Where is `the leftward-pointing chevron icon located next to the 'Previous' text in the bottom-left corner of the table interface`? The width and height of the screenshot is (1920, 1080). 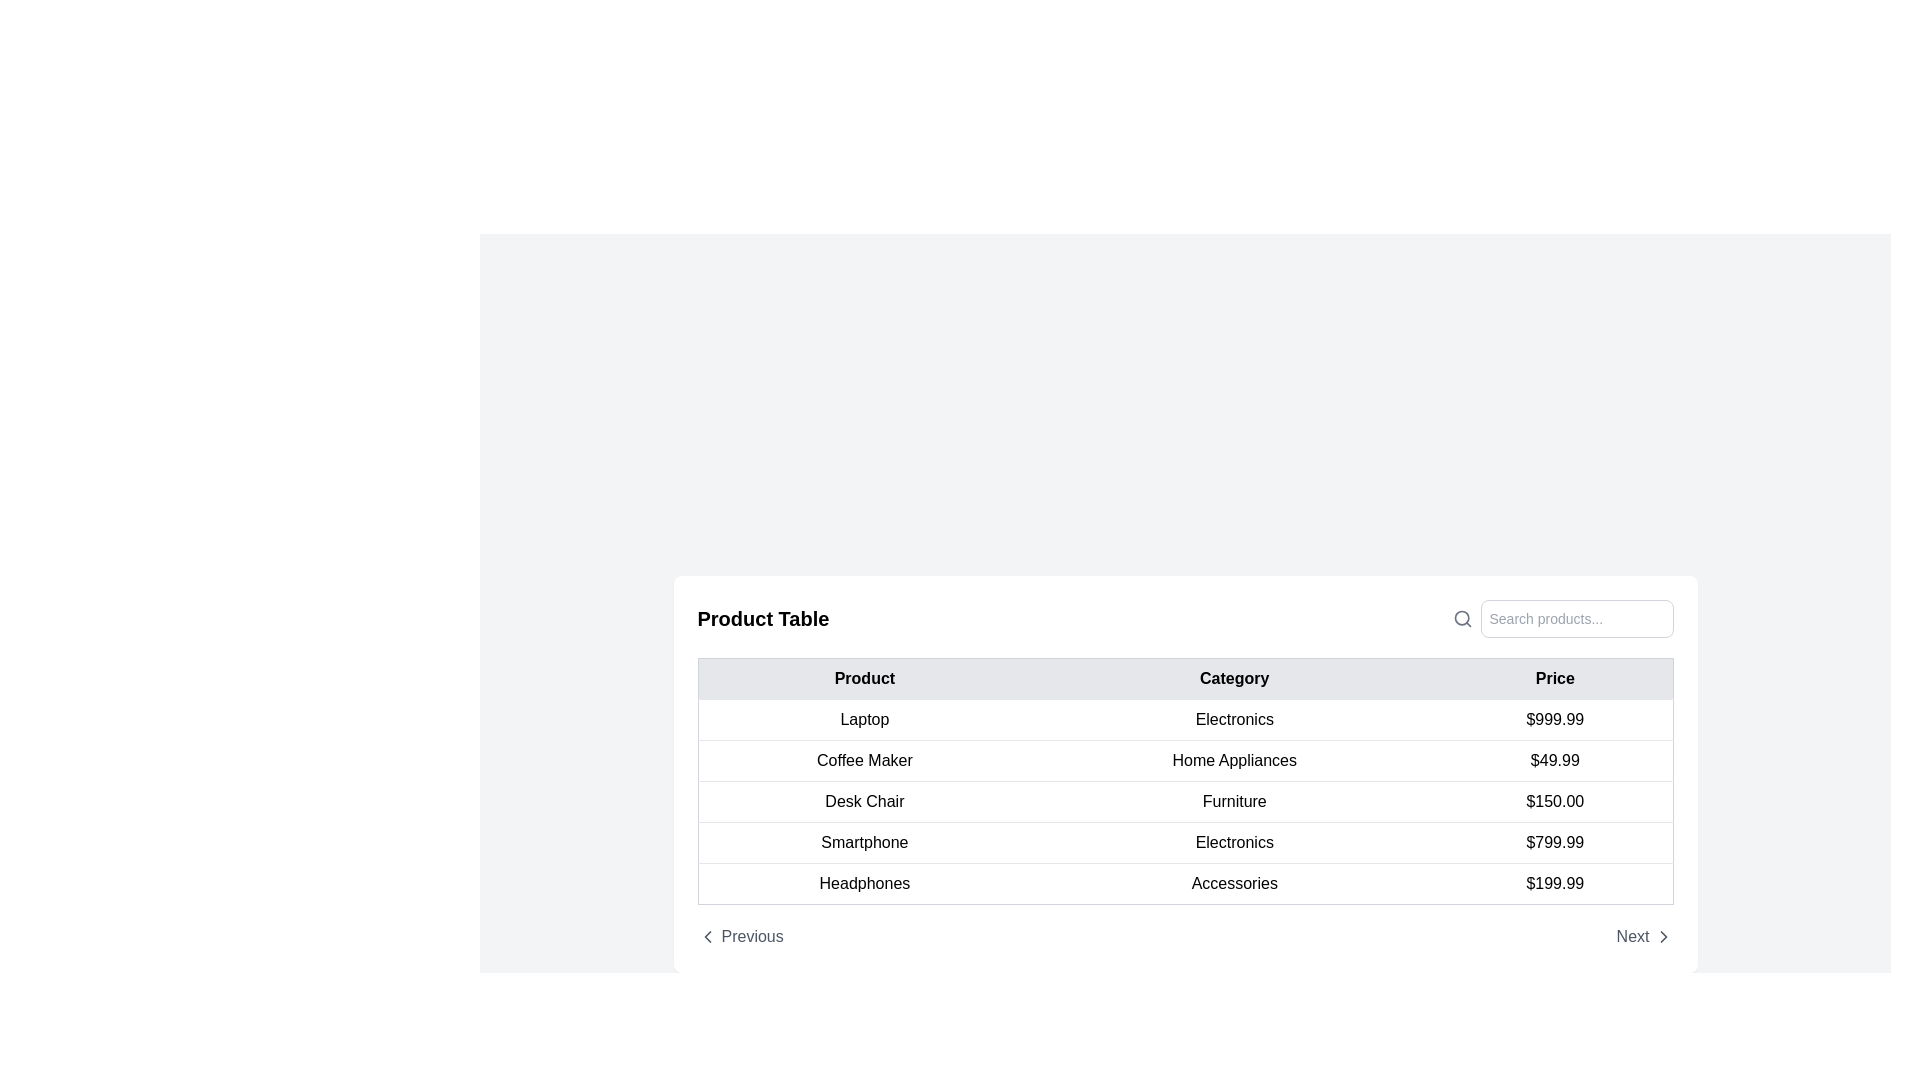 the leftward-pointing chevron icon located next to the 'Previous' text in the bottom-left corner of the table interface is located at coordinates (707, 936).